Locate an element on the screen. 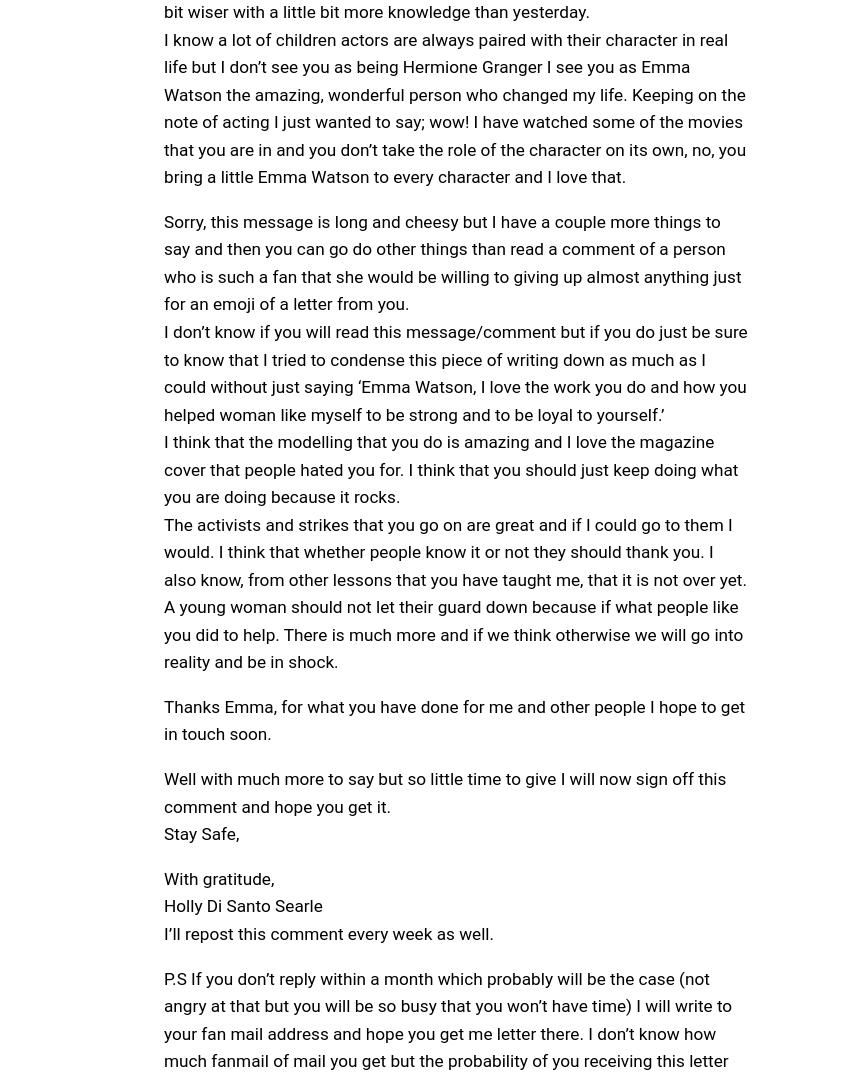  'I think that the modelling that you do is amazing and I love the magazine cover that people hated you for. I think that you should just keep doing what you are doing because it rocks.' is located at coordinates (450, 468).